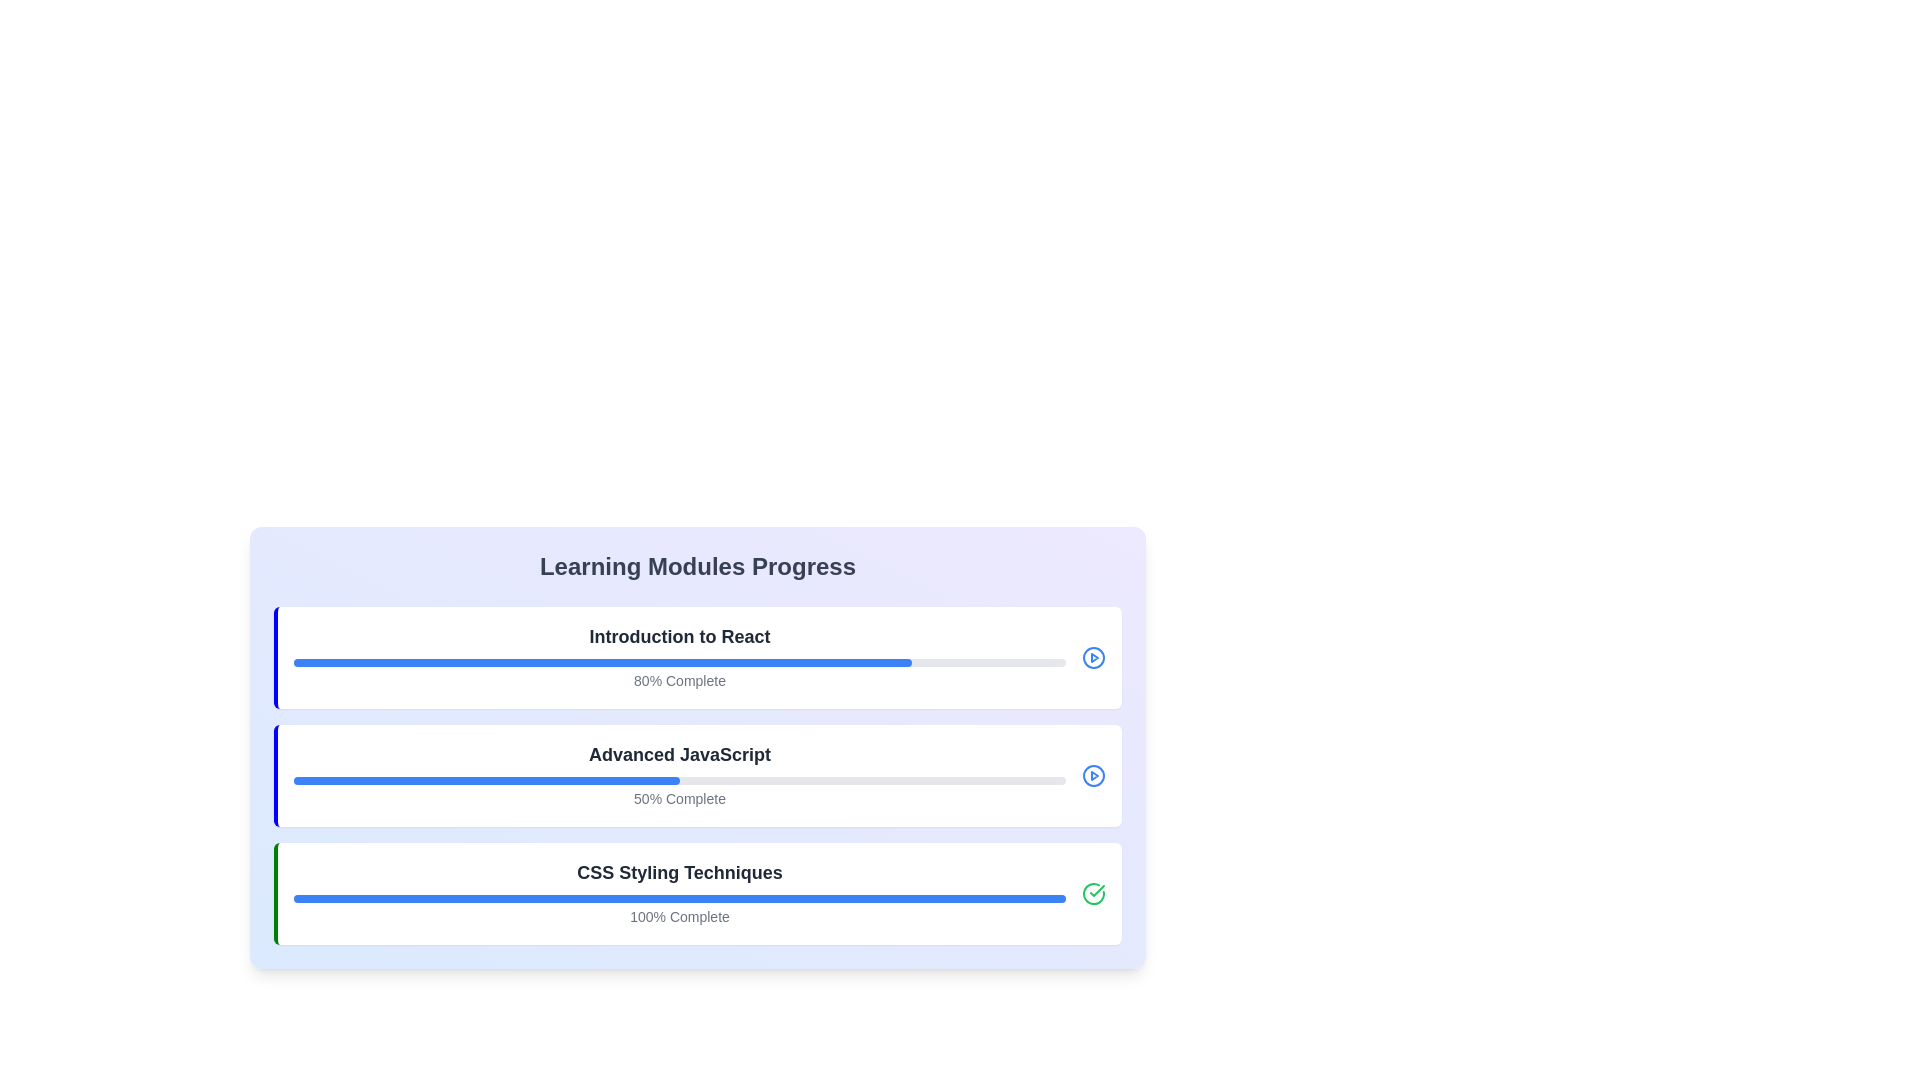 This screenshot has height=1080, width=1920. What do you see at coordinates (680, 680) in the screenshot?
I see `the text label displaying '80% Complete' located below the progress bar in the 'Introduction to React' module` at bounding box center [680, 680].